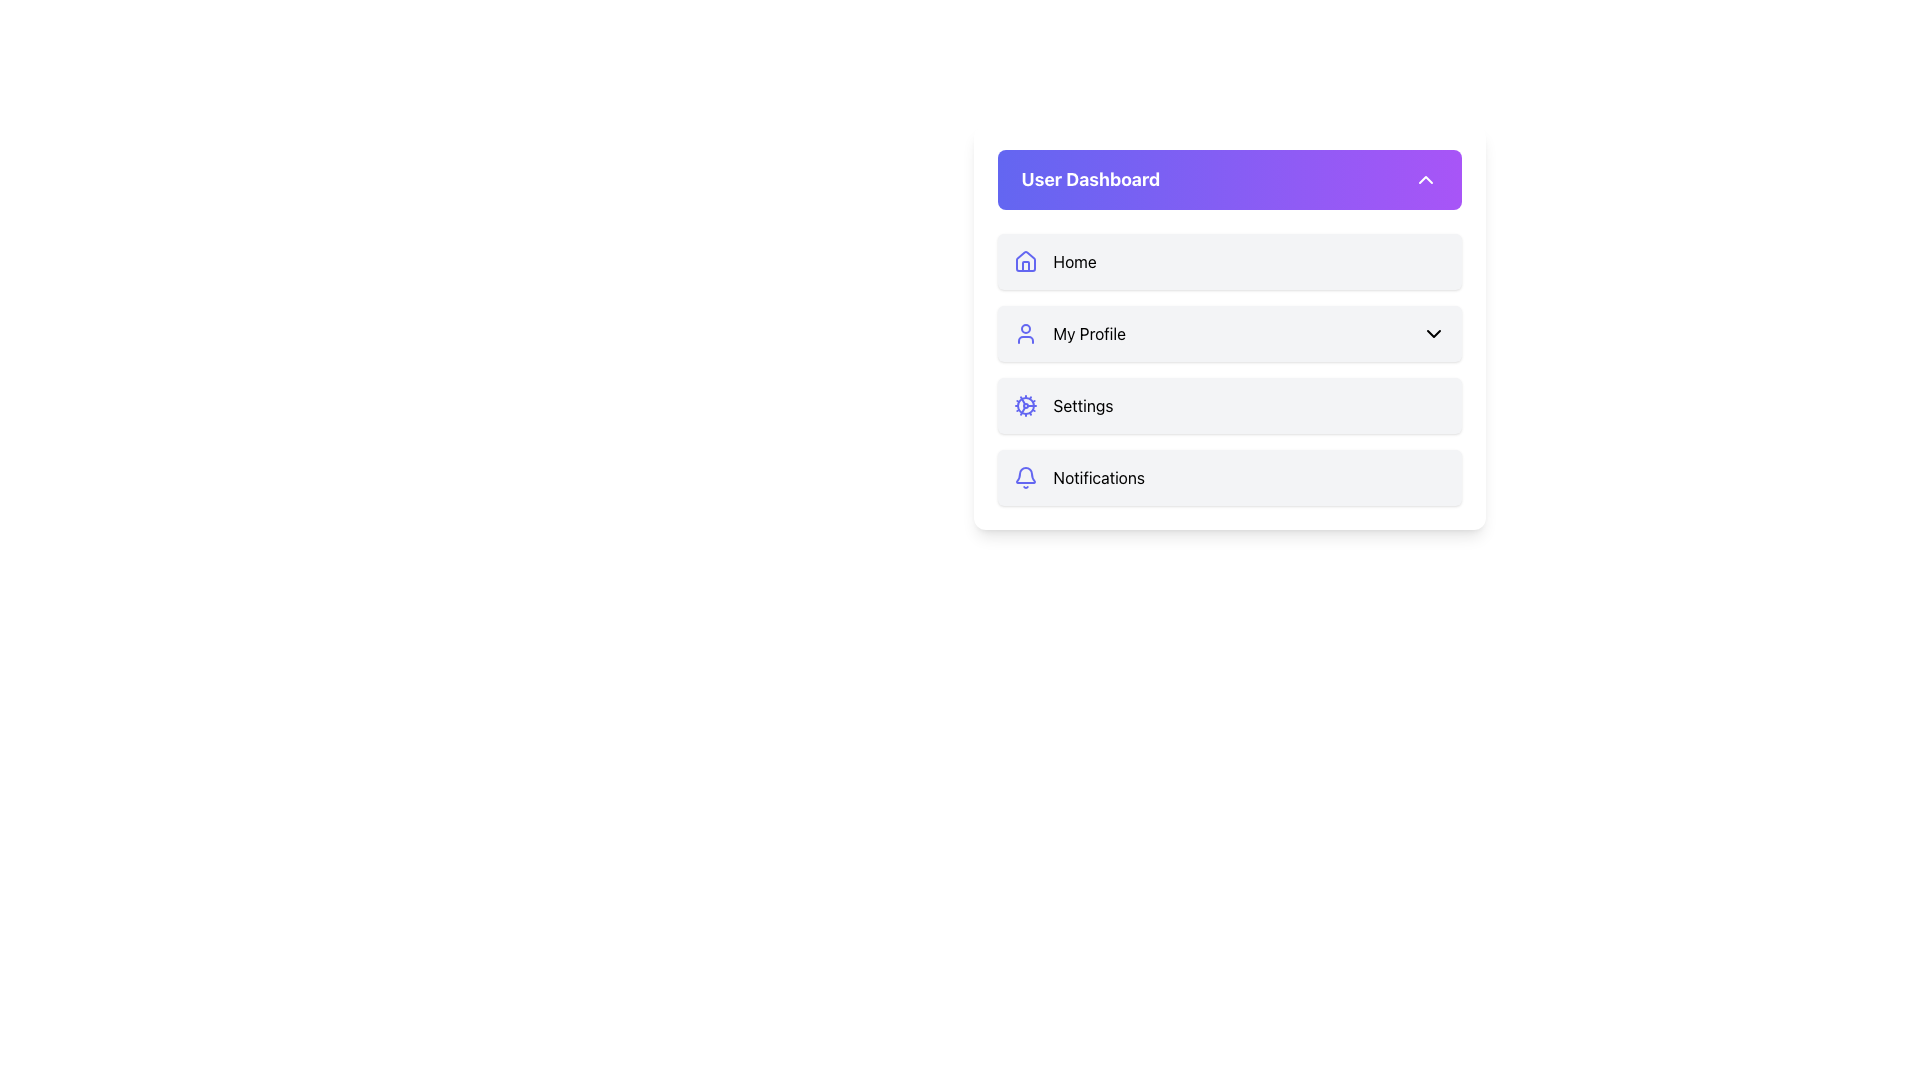  I want to click on the 'Settings' item in the vertically arranged list within the 'User Dashboard' card, so click(1228, 370).